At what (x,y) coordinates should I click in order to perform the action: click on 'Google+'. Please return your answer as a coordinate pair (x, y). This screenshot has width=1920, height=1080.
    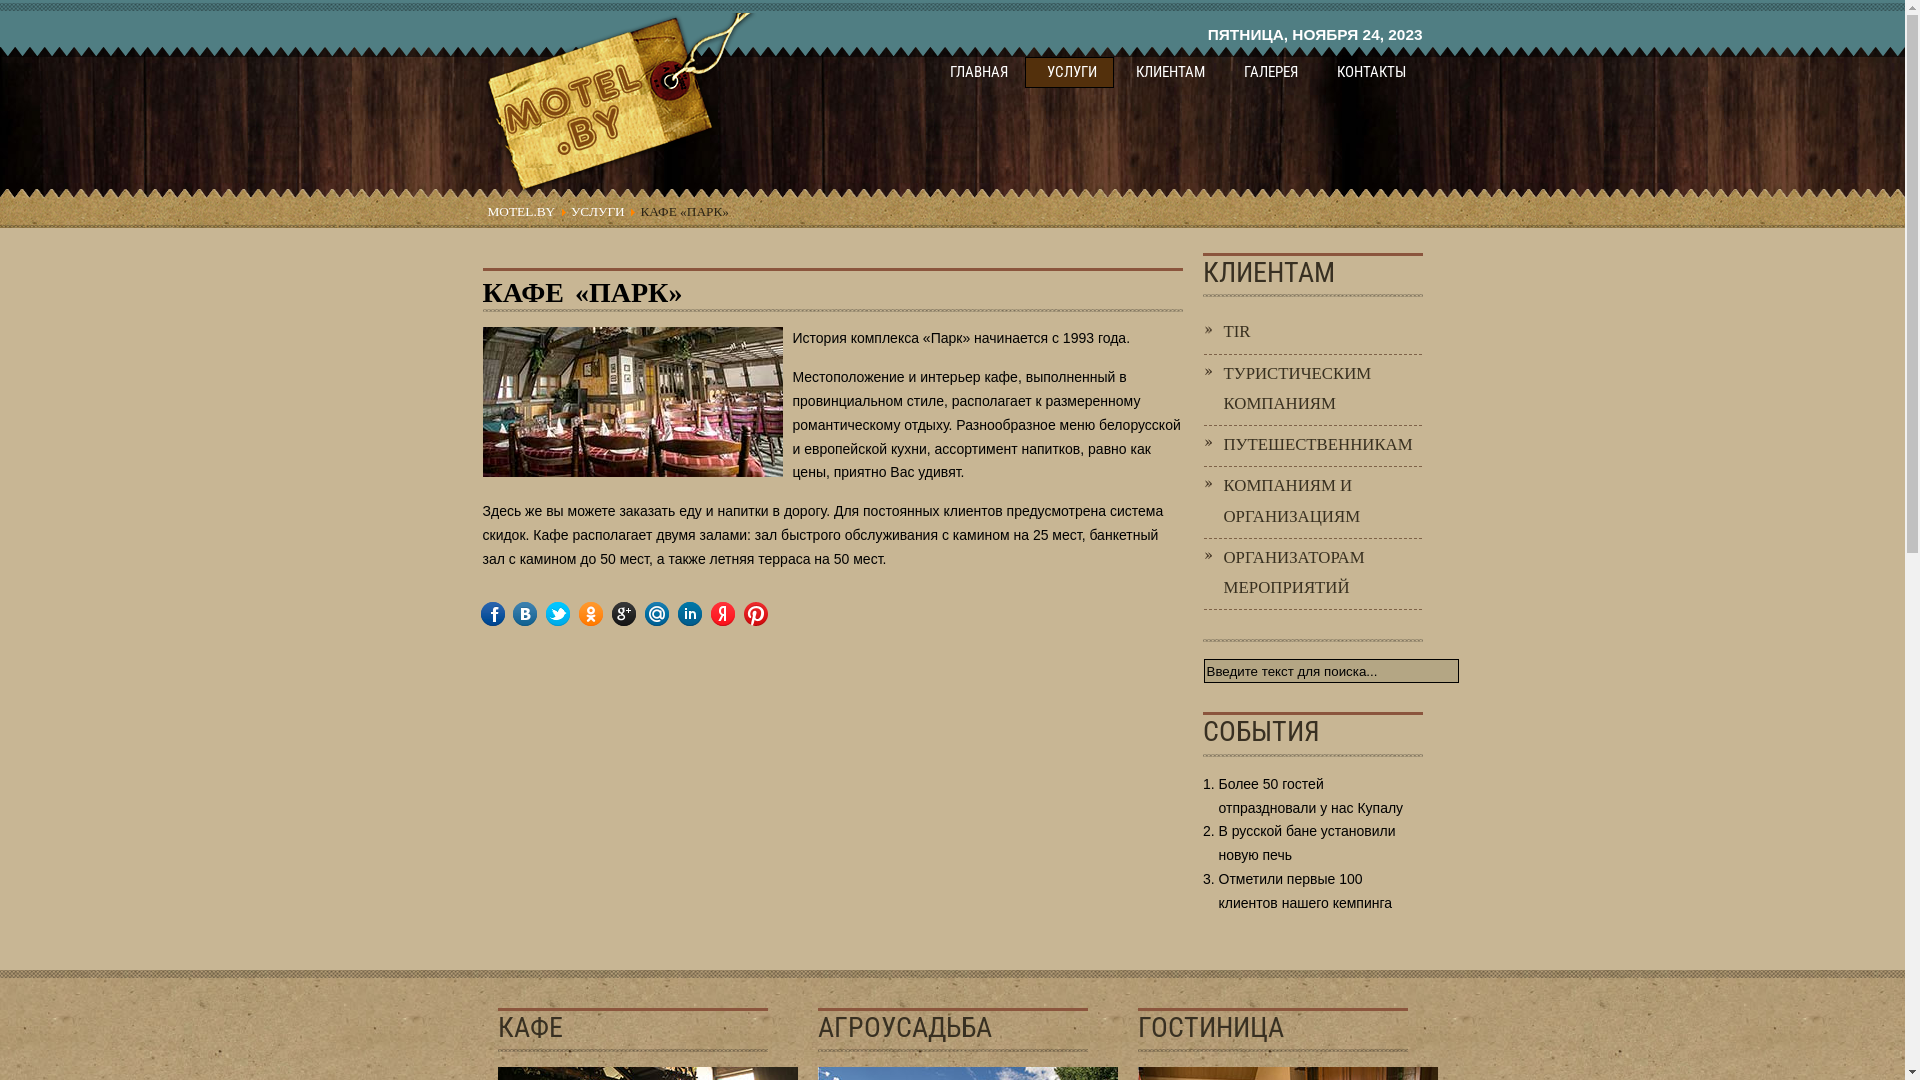
    Looking at the image, I should click on (637, 612).